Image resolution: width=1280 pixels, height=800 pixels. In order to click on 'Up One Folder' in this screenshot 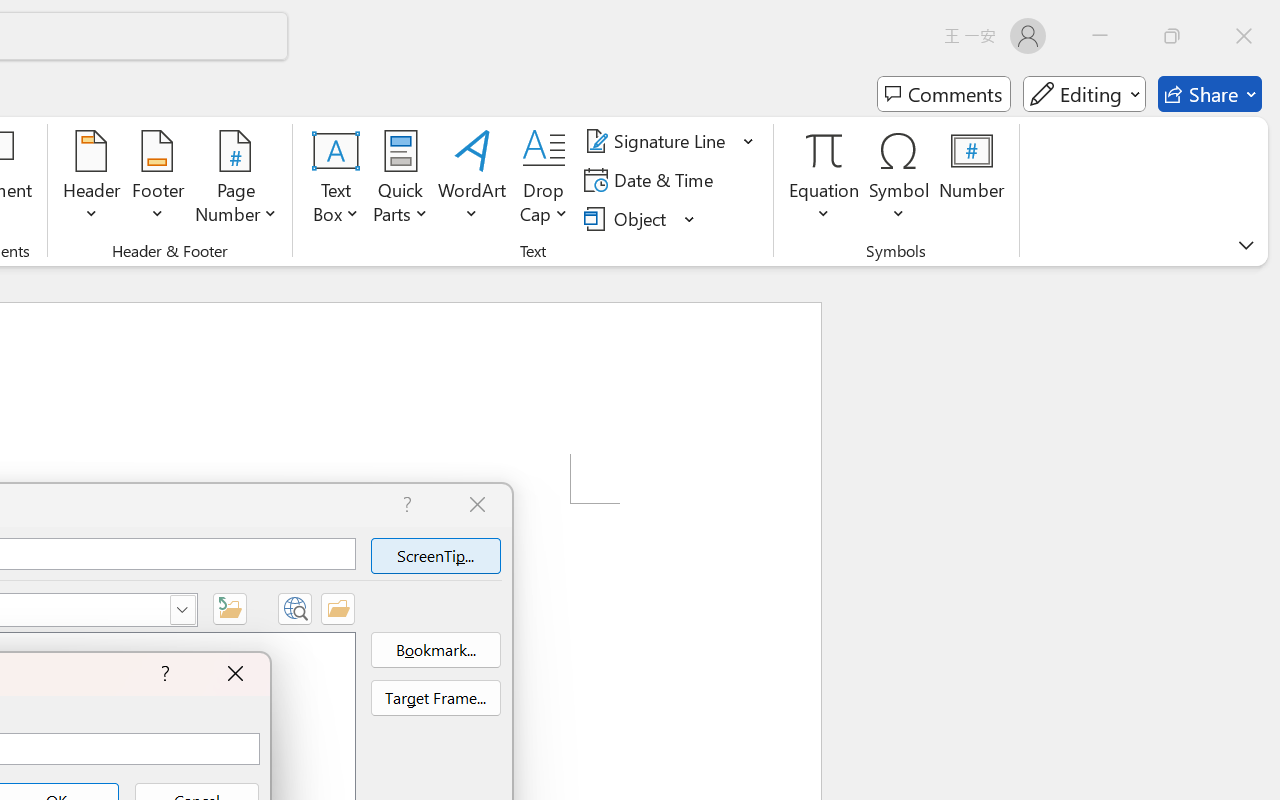, I will do `click(230, 608)`.